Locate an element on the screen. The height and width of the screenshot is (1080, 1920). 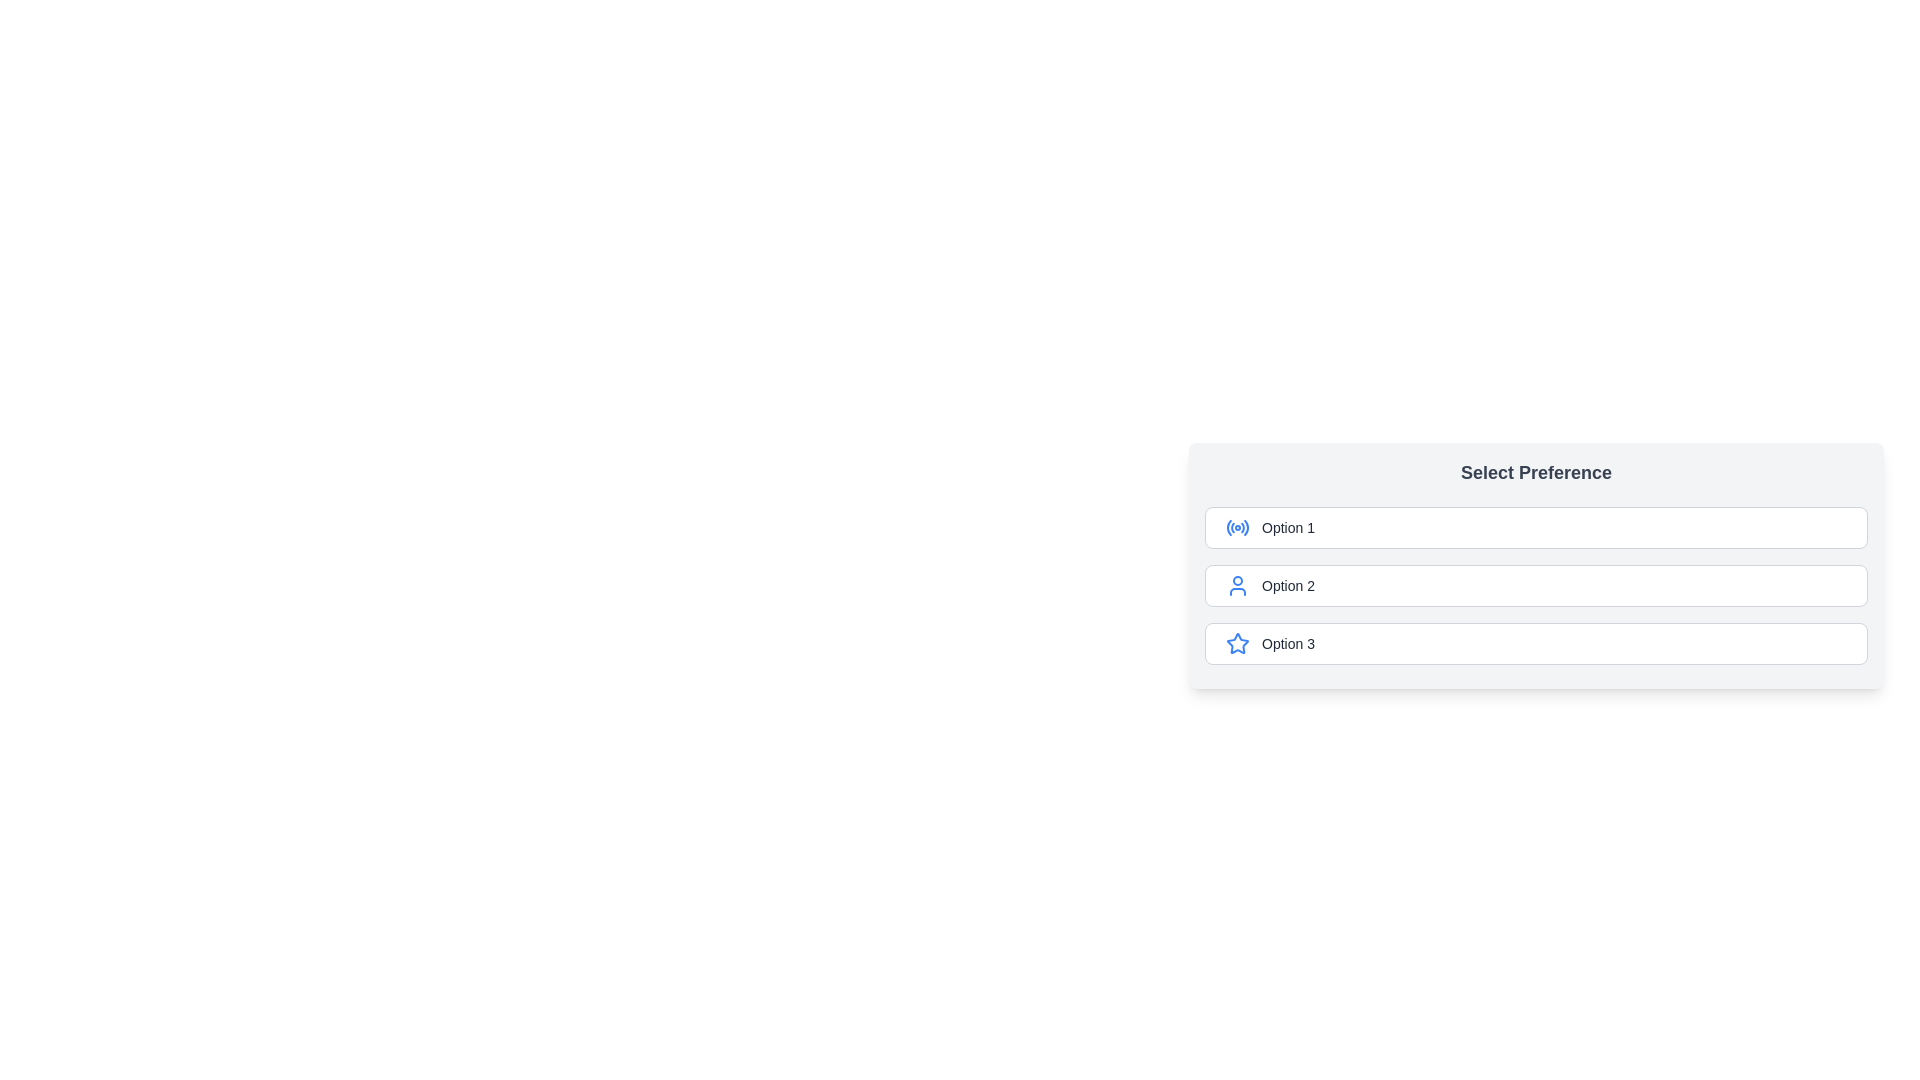
the 'Option 2' icon, which is located to the left of the text label in the second entry of a three-item list component is located at coordinates (1237, 585).